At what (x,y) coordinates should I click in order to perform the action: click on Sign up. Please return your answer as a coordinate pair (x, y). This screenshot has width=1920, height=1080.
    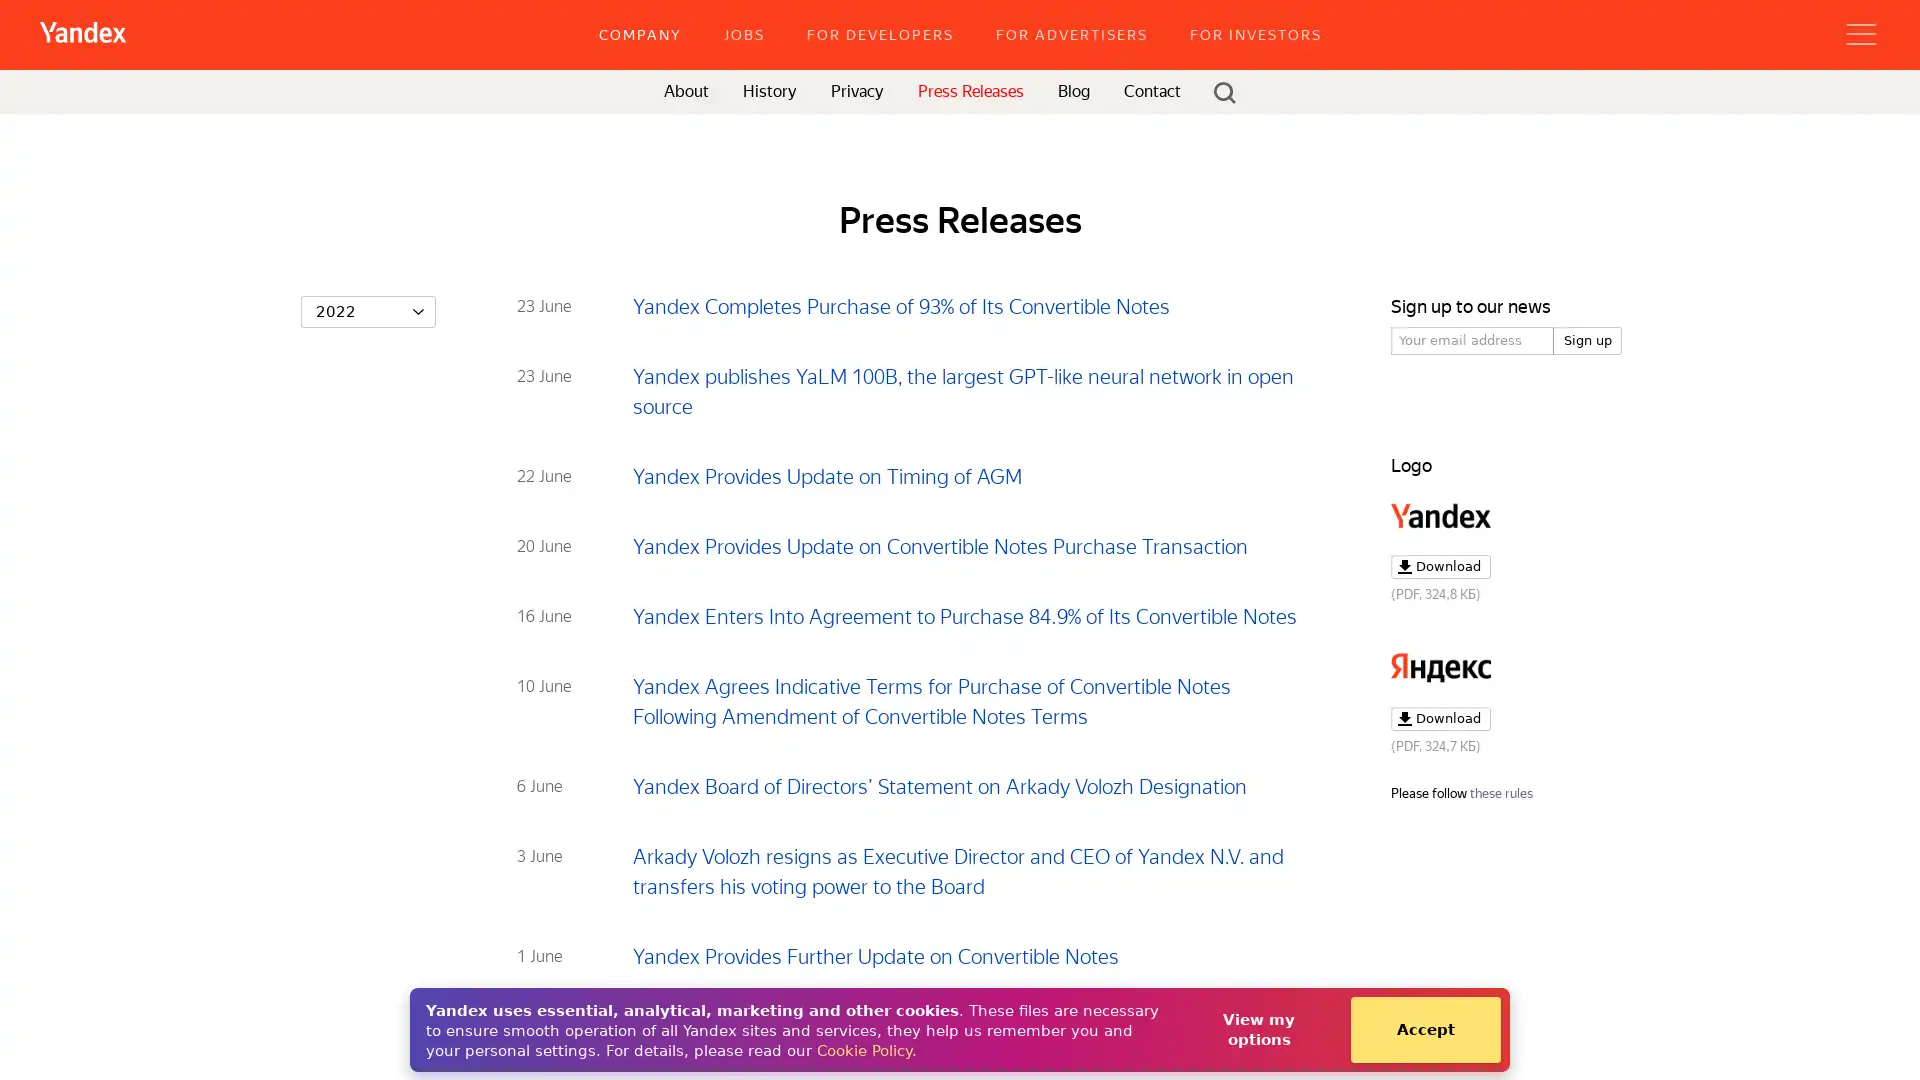
    Looking at the image, I should click on (1587, 339).